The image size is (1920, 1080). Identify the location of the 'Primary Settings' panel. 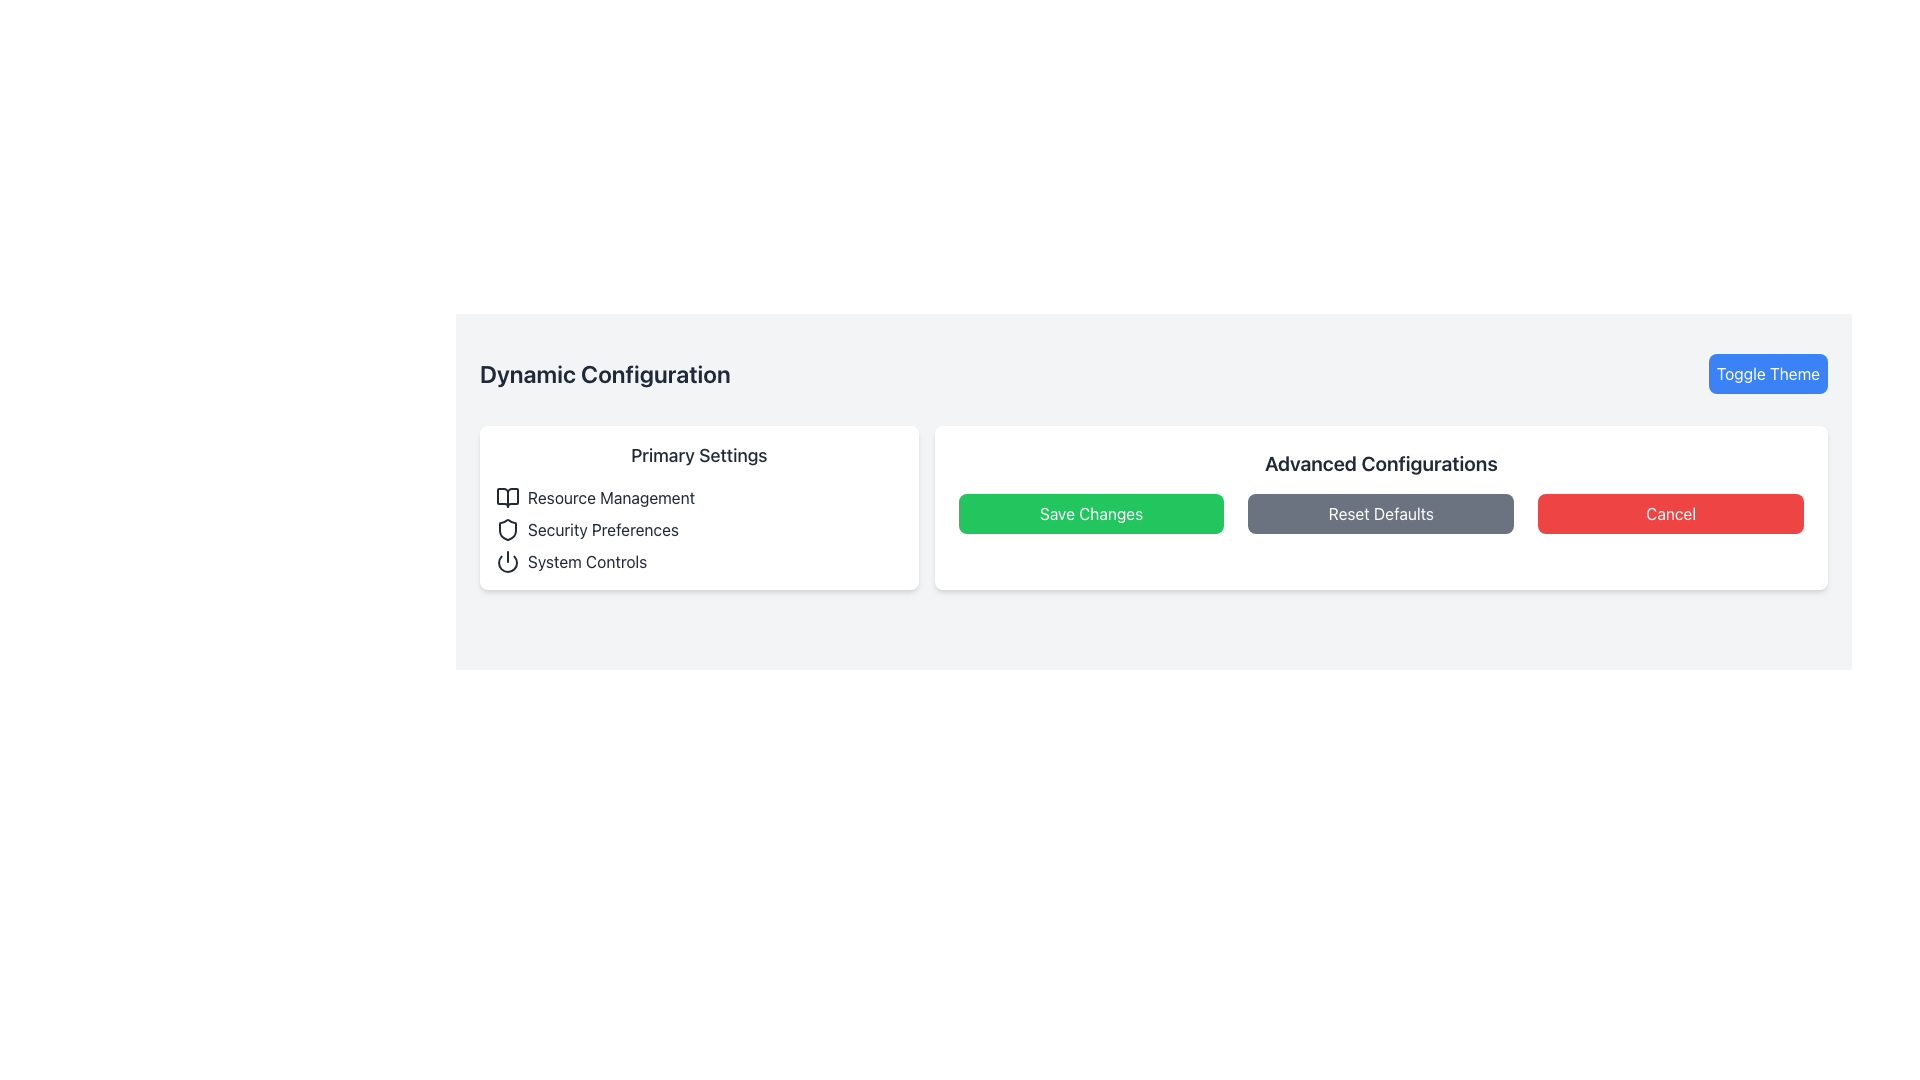
(699, 507).